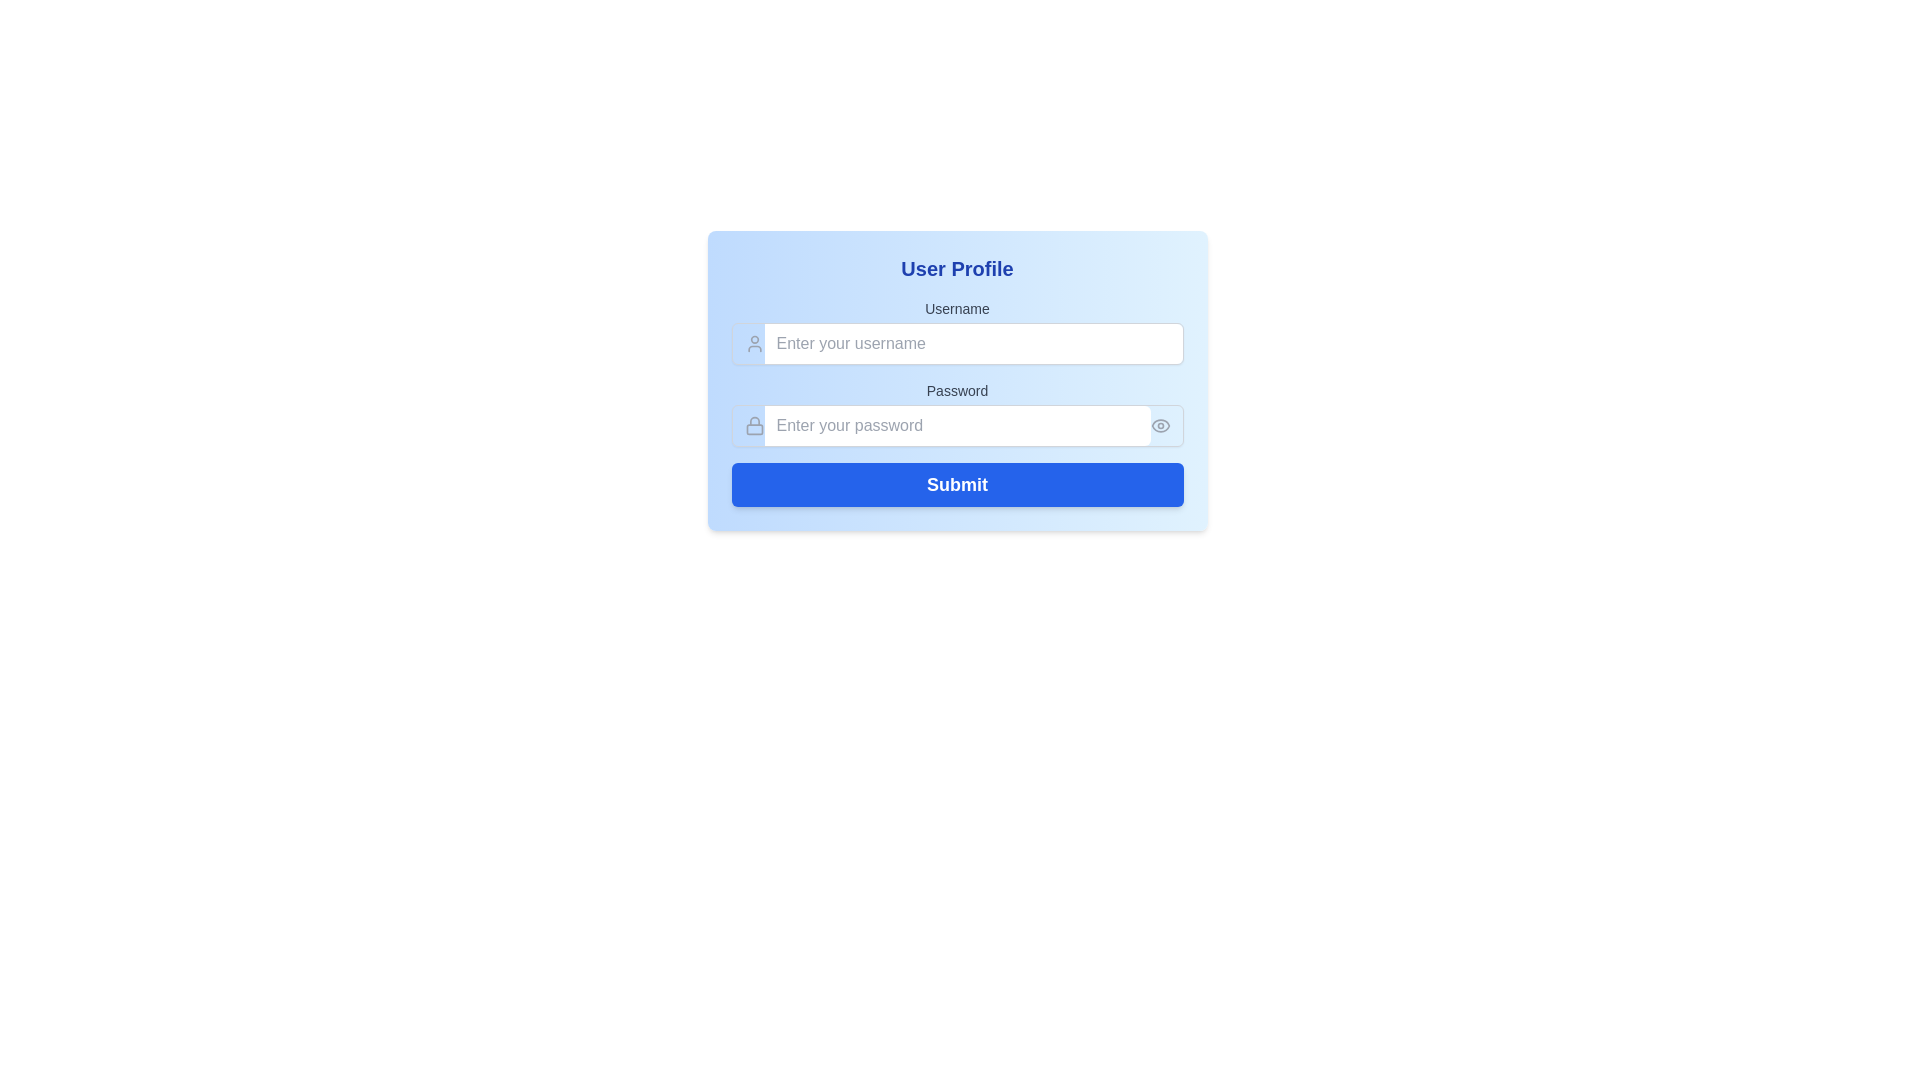  I want to click on the Text label that indicates the password input field, which is positioned above the password entry box and aligned to its left edge, so click(956, 390).